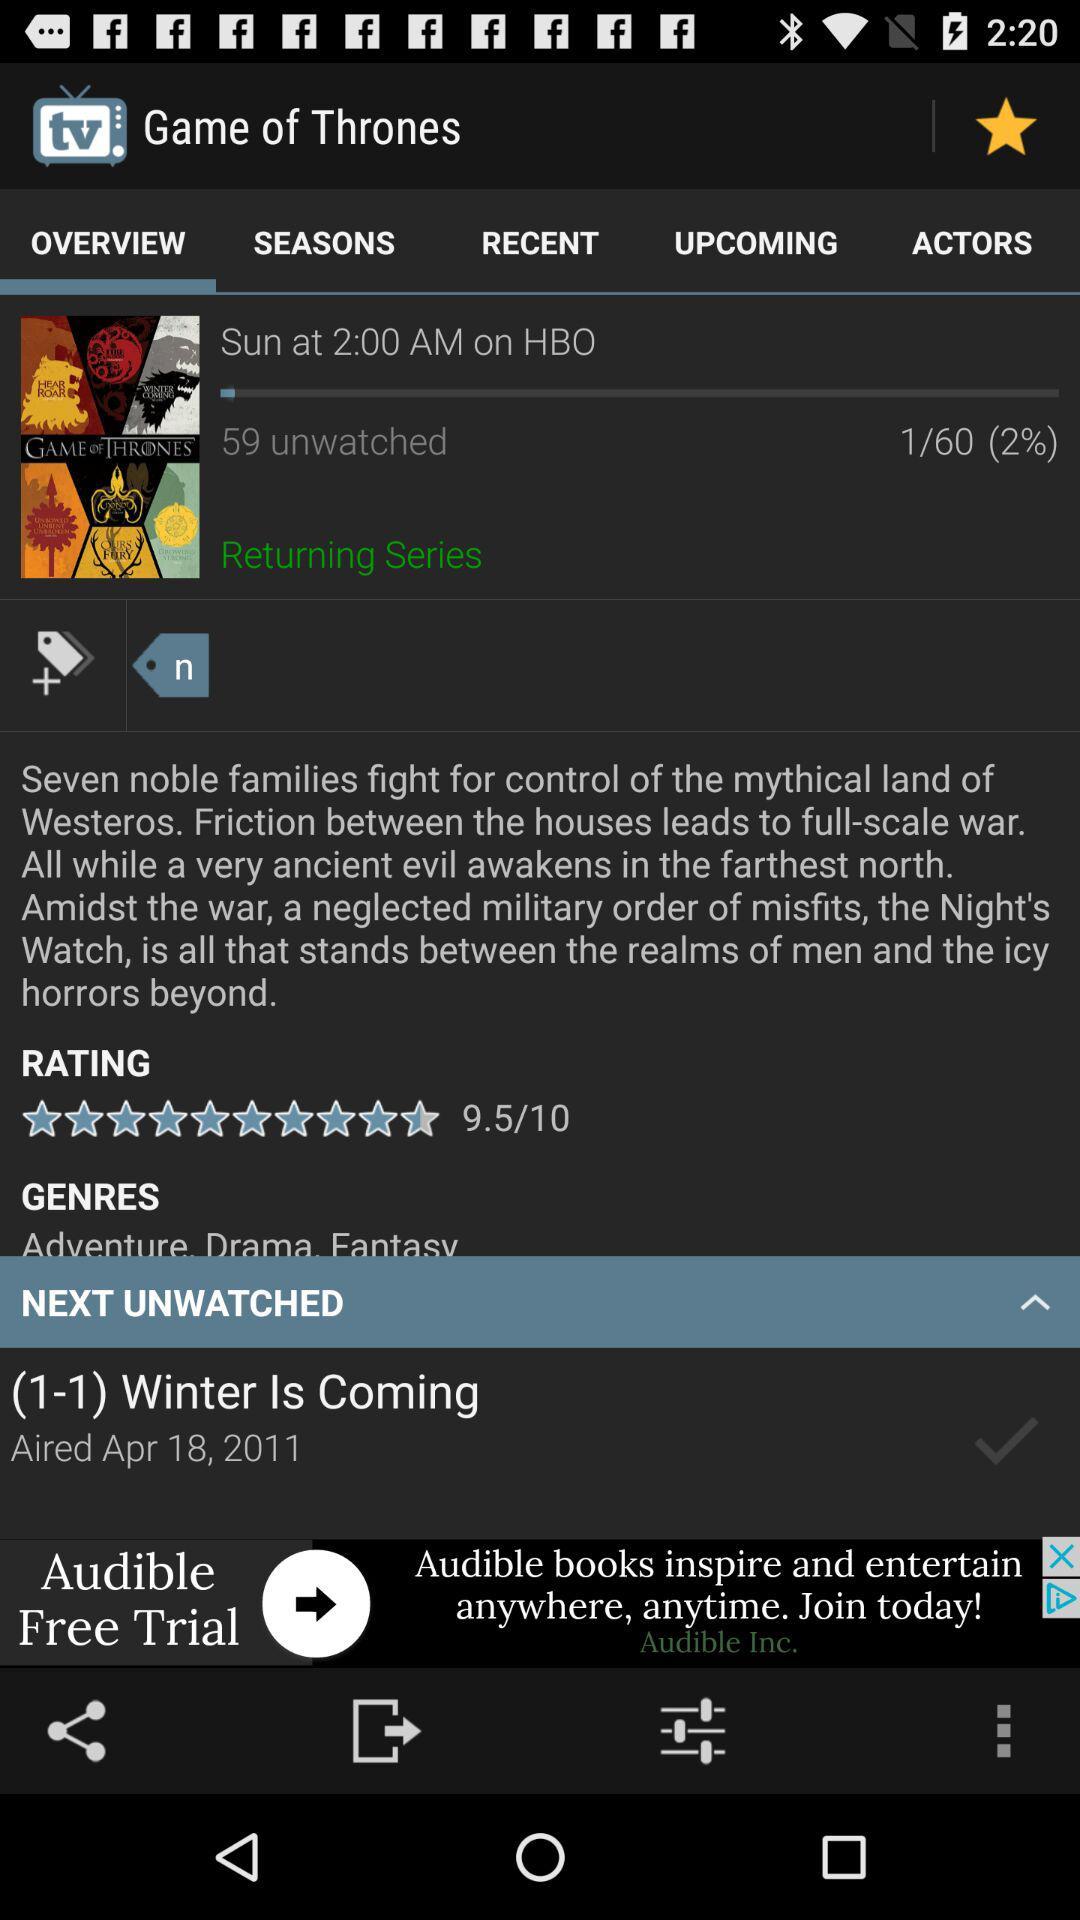 This screenshot has width=1080, height=1920. I want to click on unwatched episode, so click(1006, 1442).